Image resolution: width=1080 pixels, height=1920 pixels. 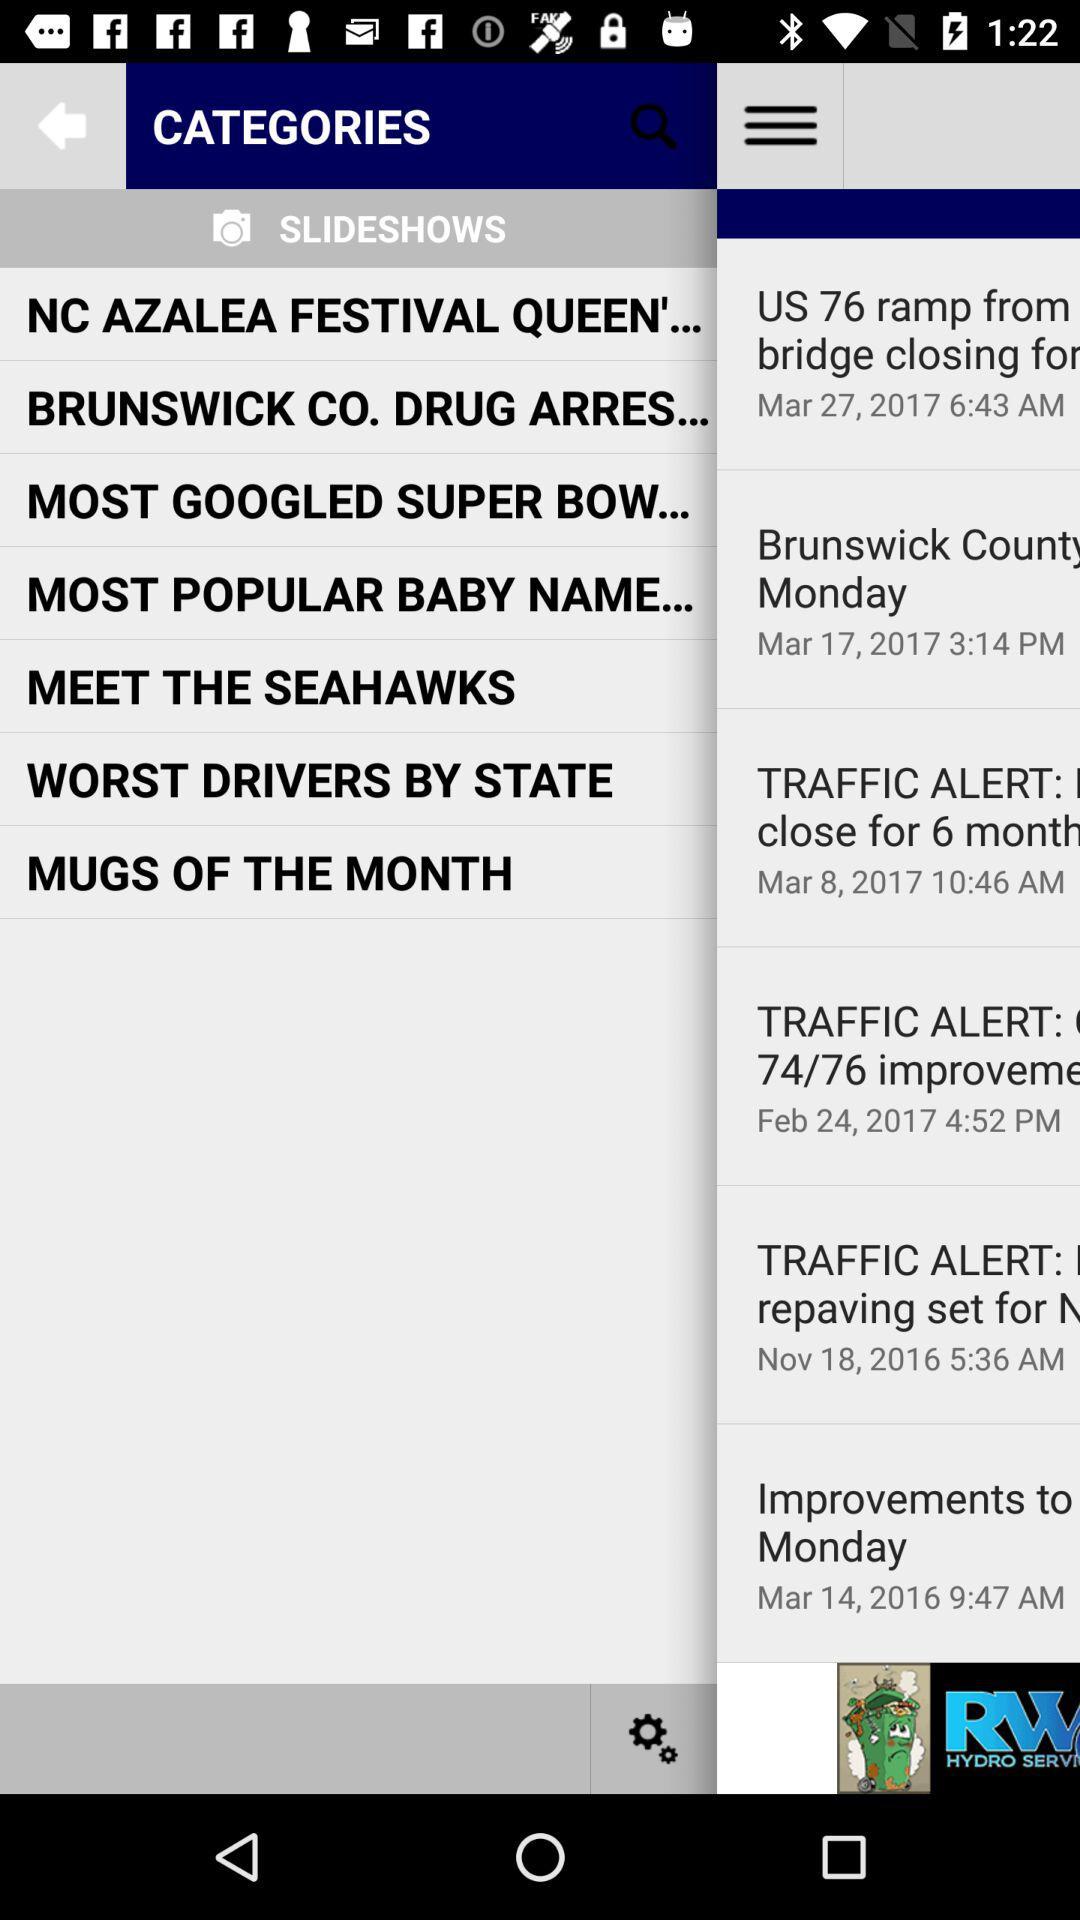 I want to click on the search icon, so click(x=654, y=124).